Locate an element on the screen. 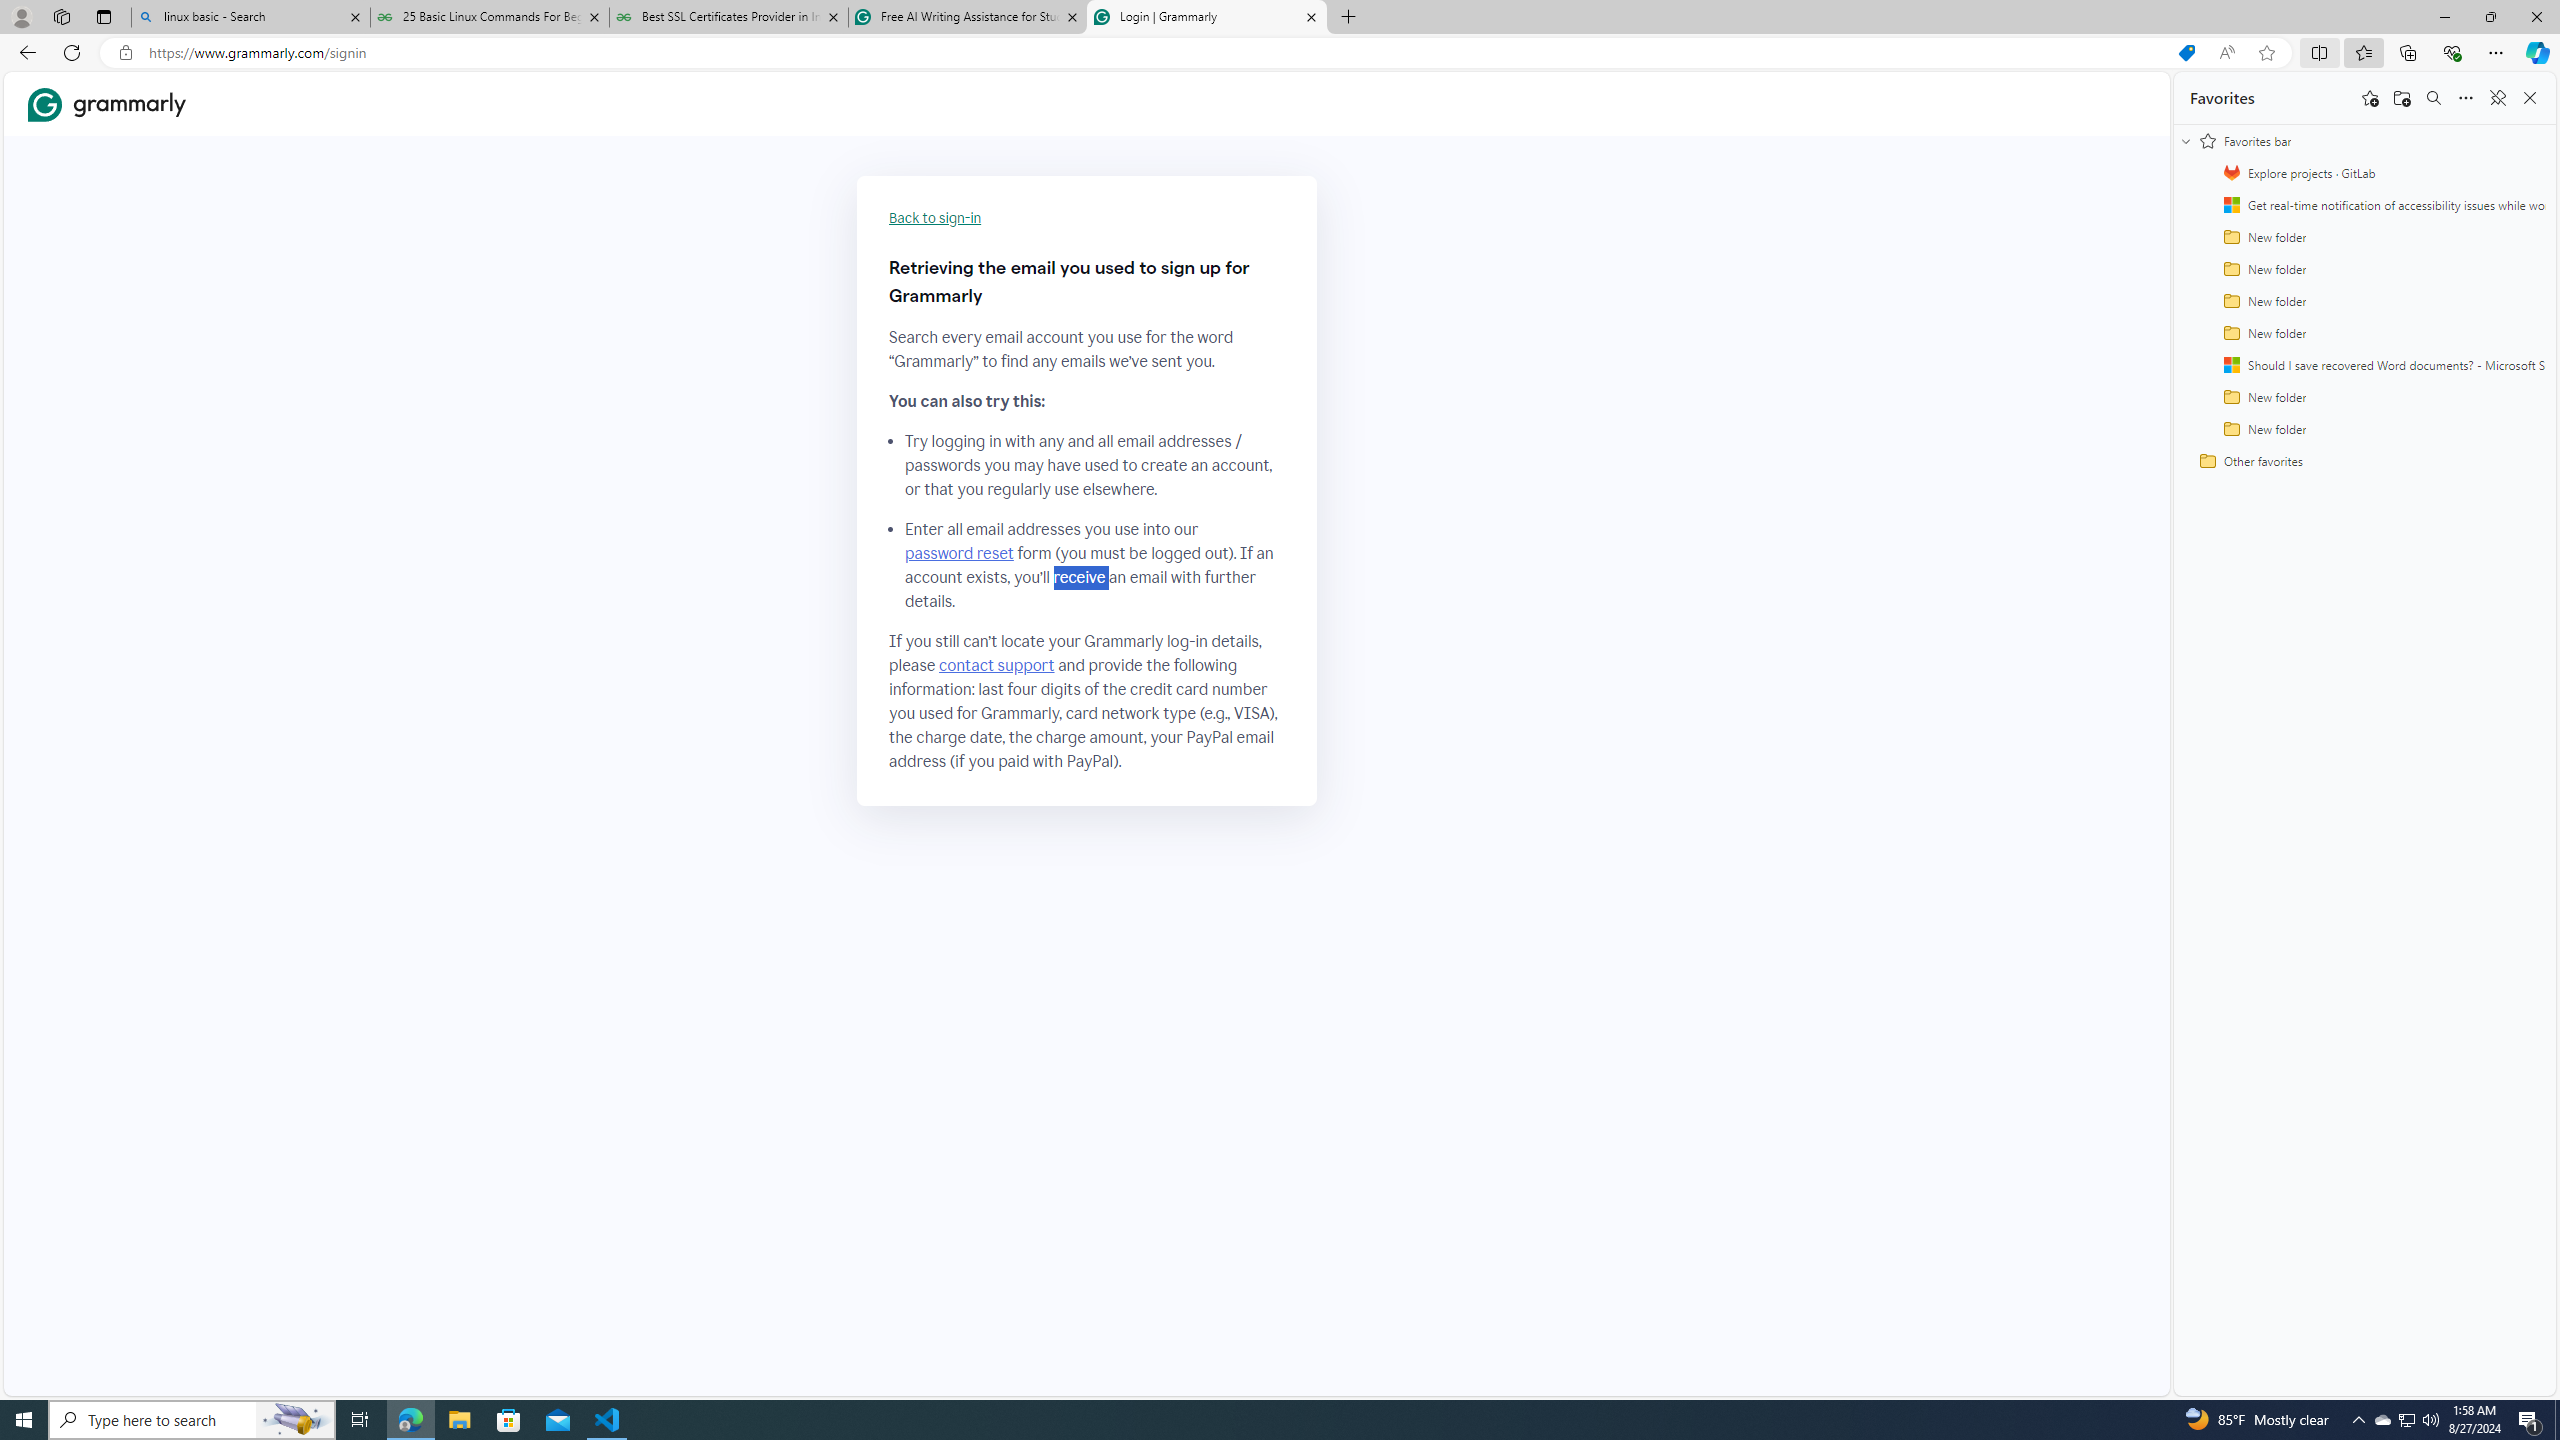 The height and width of the screenshot is (1440, 2560). 'Grammarly Home' is located at coordinates (106, 103).